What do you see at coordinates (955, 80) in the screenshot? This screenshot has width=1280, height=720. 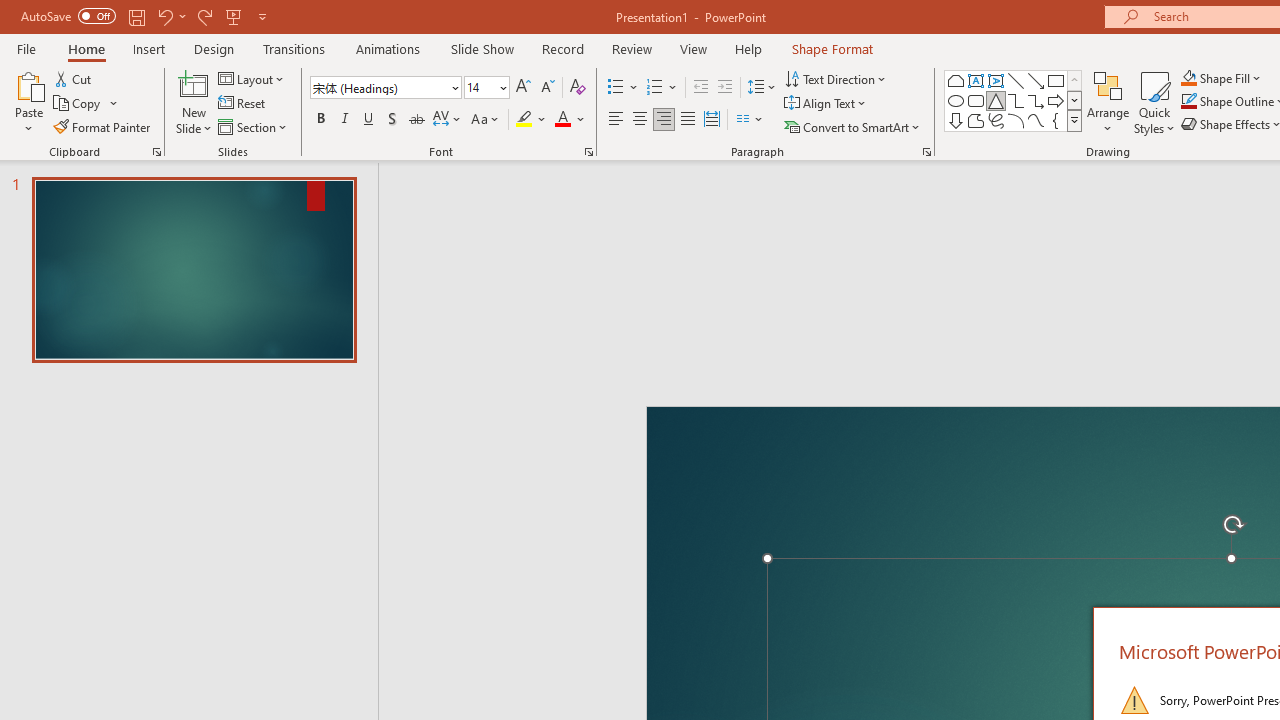 I see `'Rectangle: Top Corners Snipped'` at bounding box center [955, 80].